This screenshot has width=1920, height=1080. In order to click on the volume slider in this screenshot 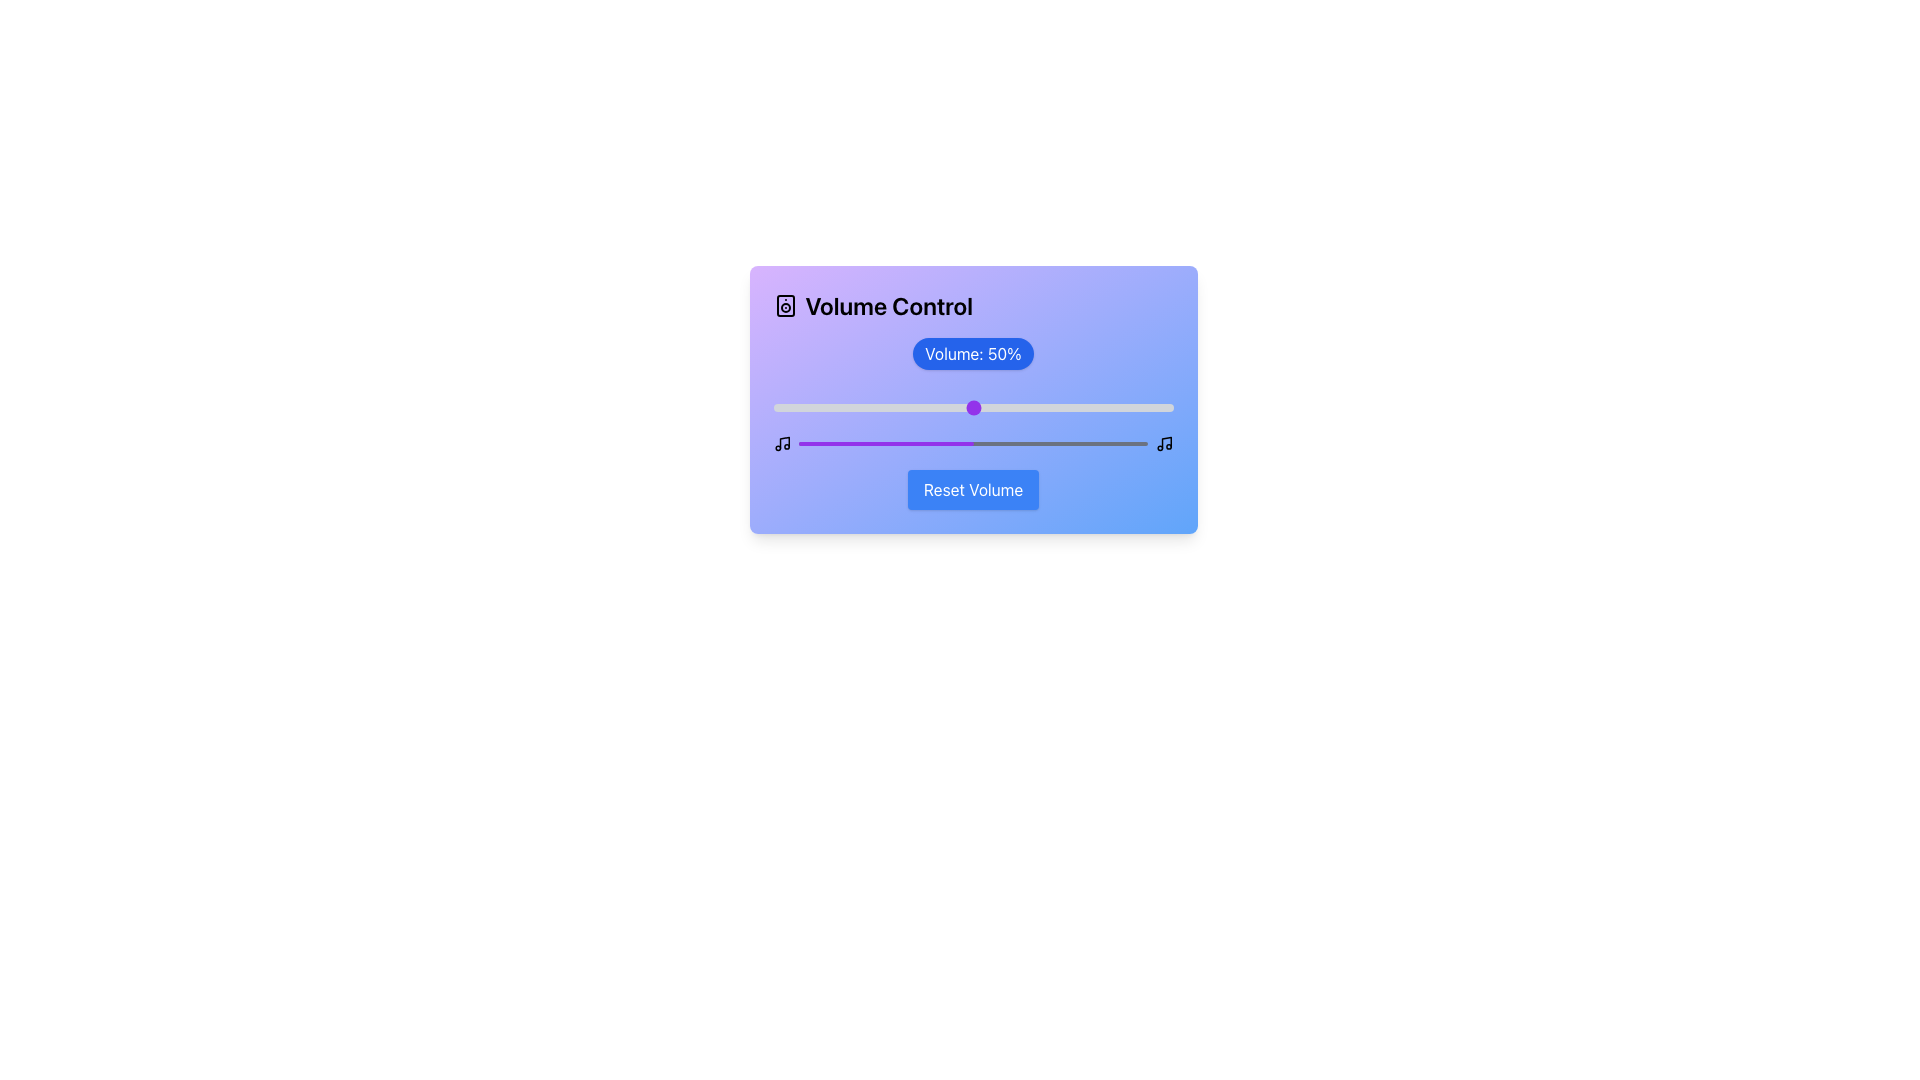, I will do `click(912, 407)`.